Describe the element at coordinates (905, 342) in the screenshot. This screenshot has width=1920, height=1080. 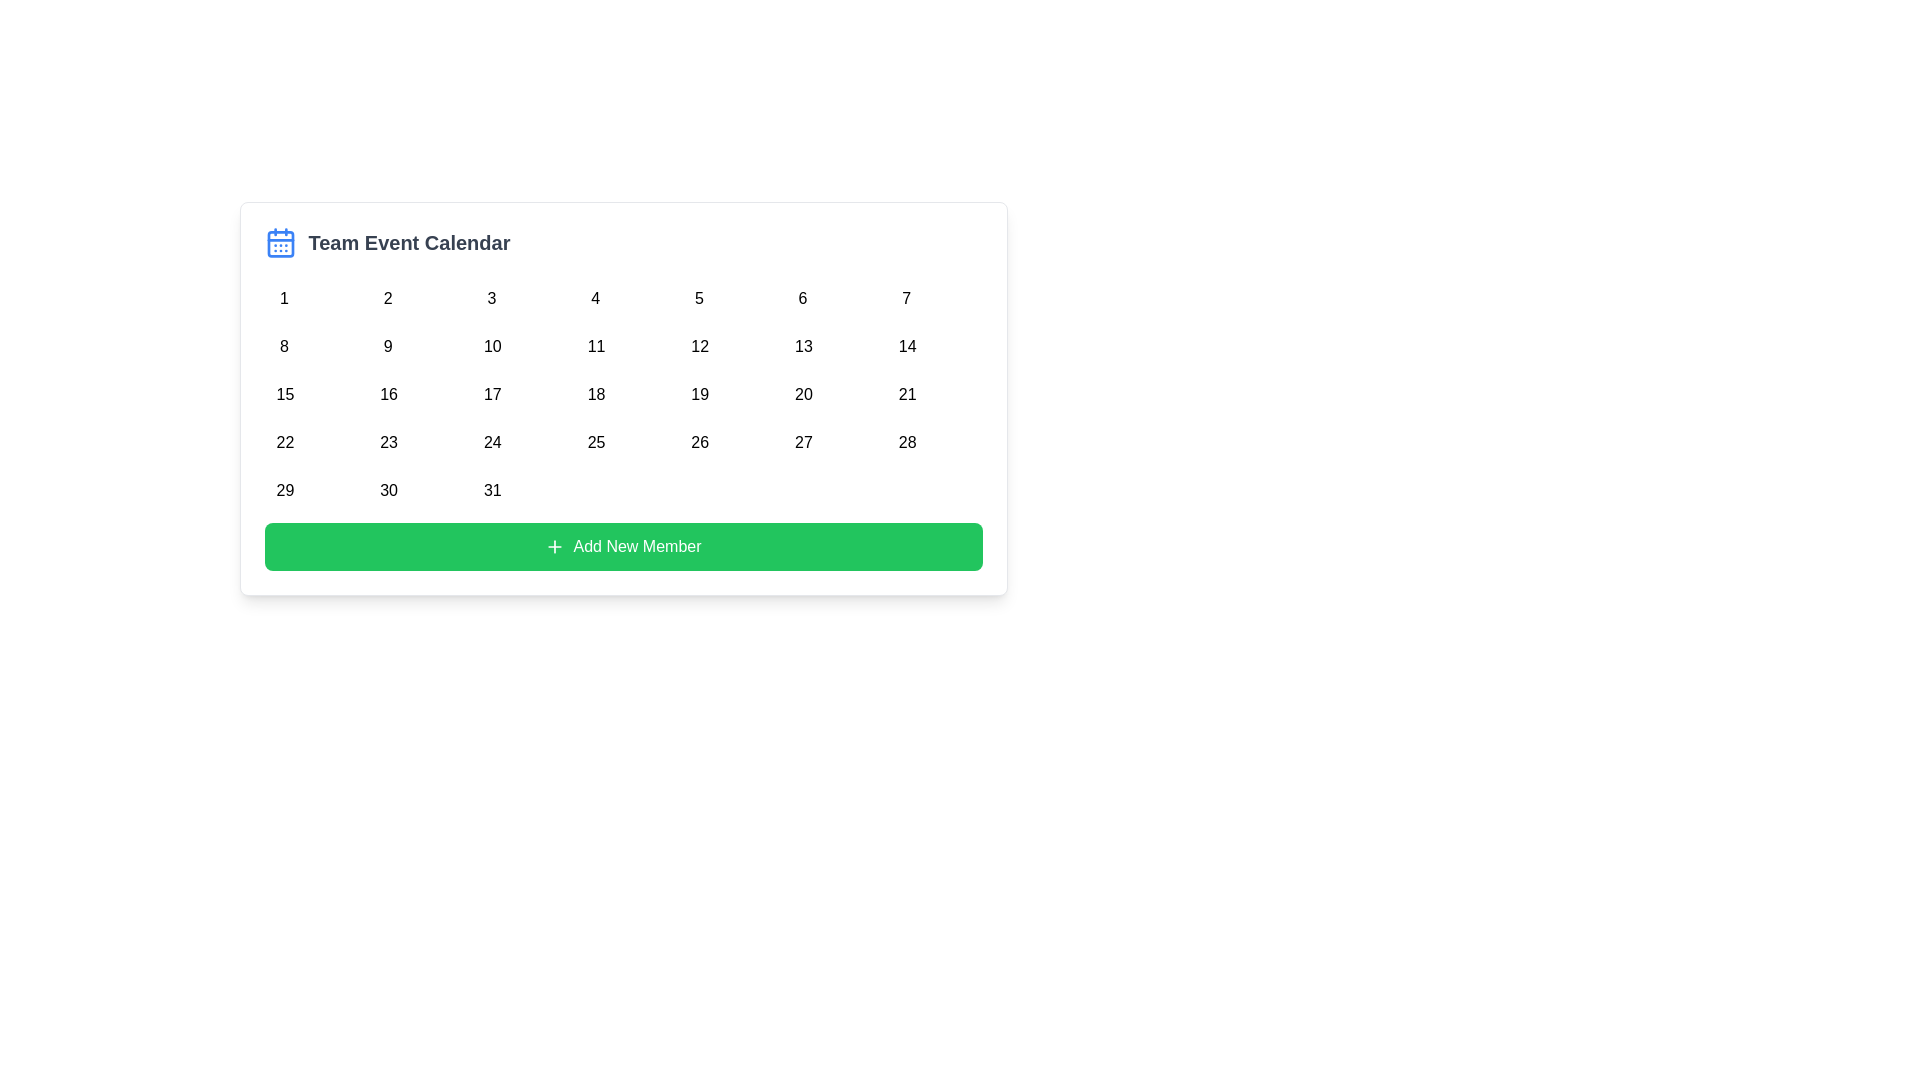
I see `the square-shaped button displaying '14' in a black font, located in the second column of the second row of the calendar grid` at that location.